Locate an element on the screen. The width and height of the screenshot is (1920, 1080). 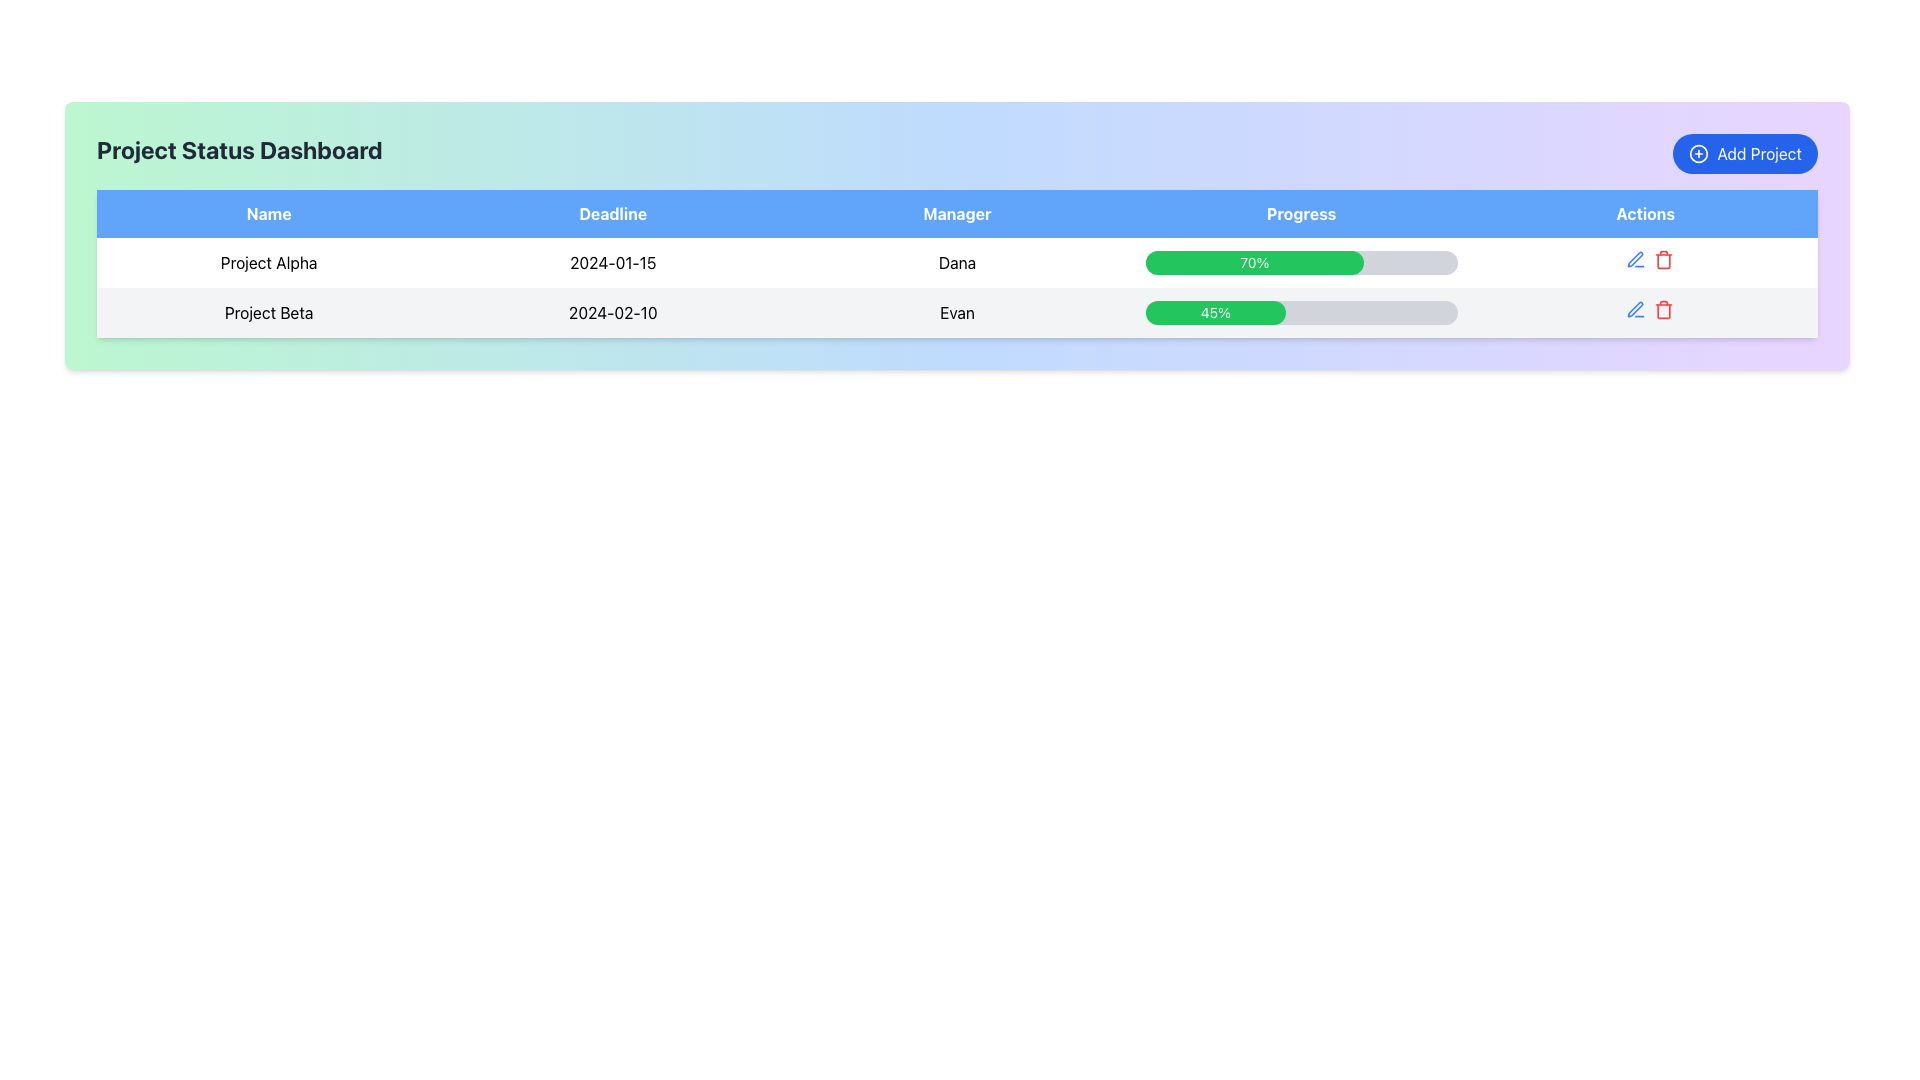
the Progress bar indicating 45% completion located in the second row of the tabular display, between the Manager column containing 'Evan' and the action icons in the Actions column is located at coordinates (1301, 312).